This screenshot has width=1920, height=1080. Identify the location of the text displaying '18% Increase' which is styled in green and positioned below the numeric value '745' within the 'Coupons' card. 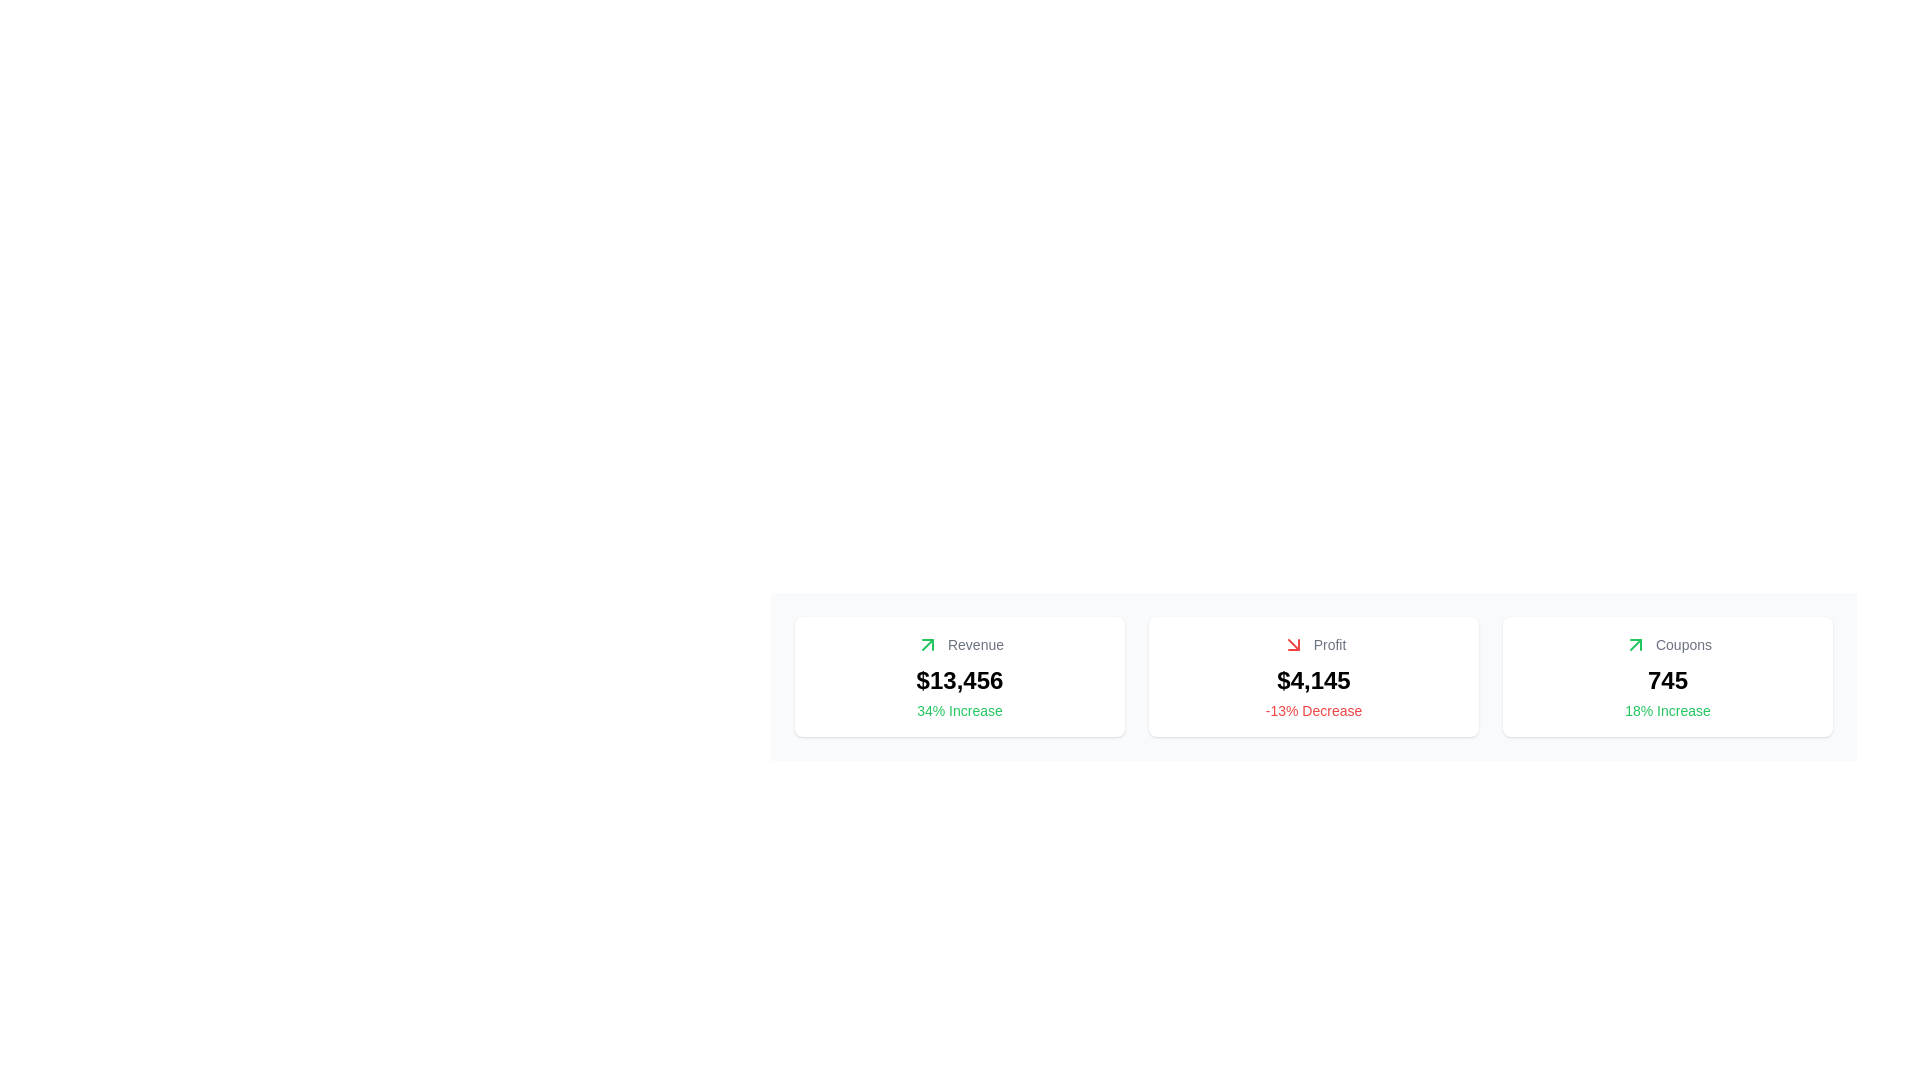
(1668, 709).